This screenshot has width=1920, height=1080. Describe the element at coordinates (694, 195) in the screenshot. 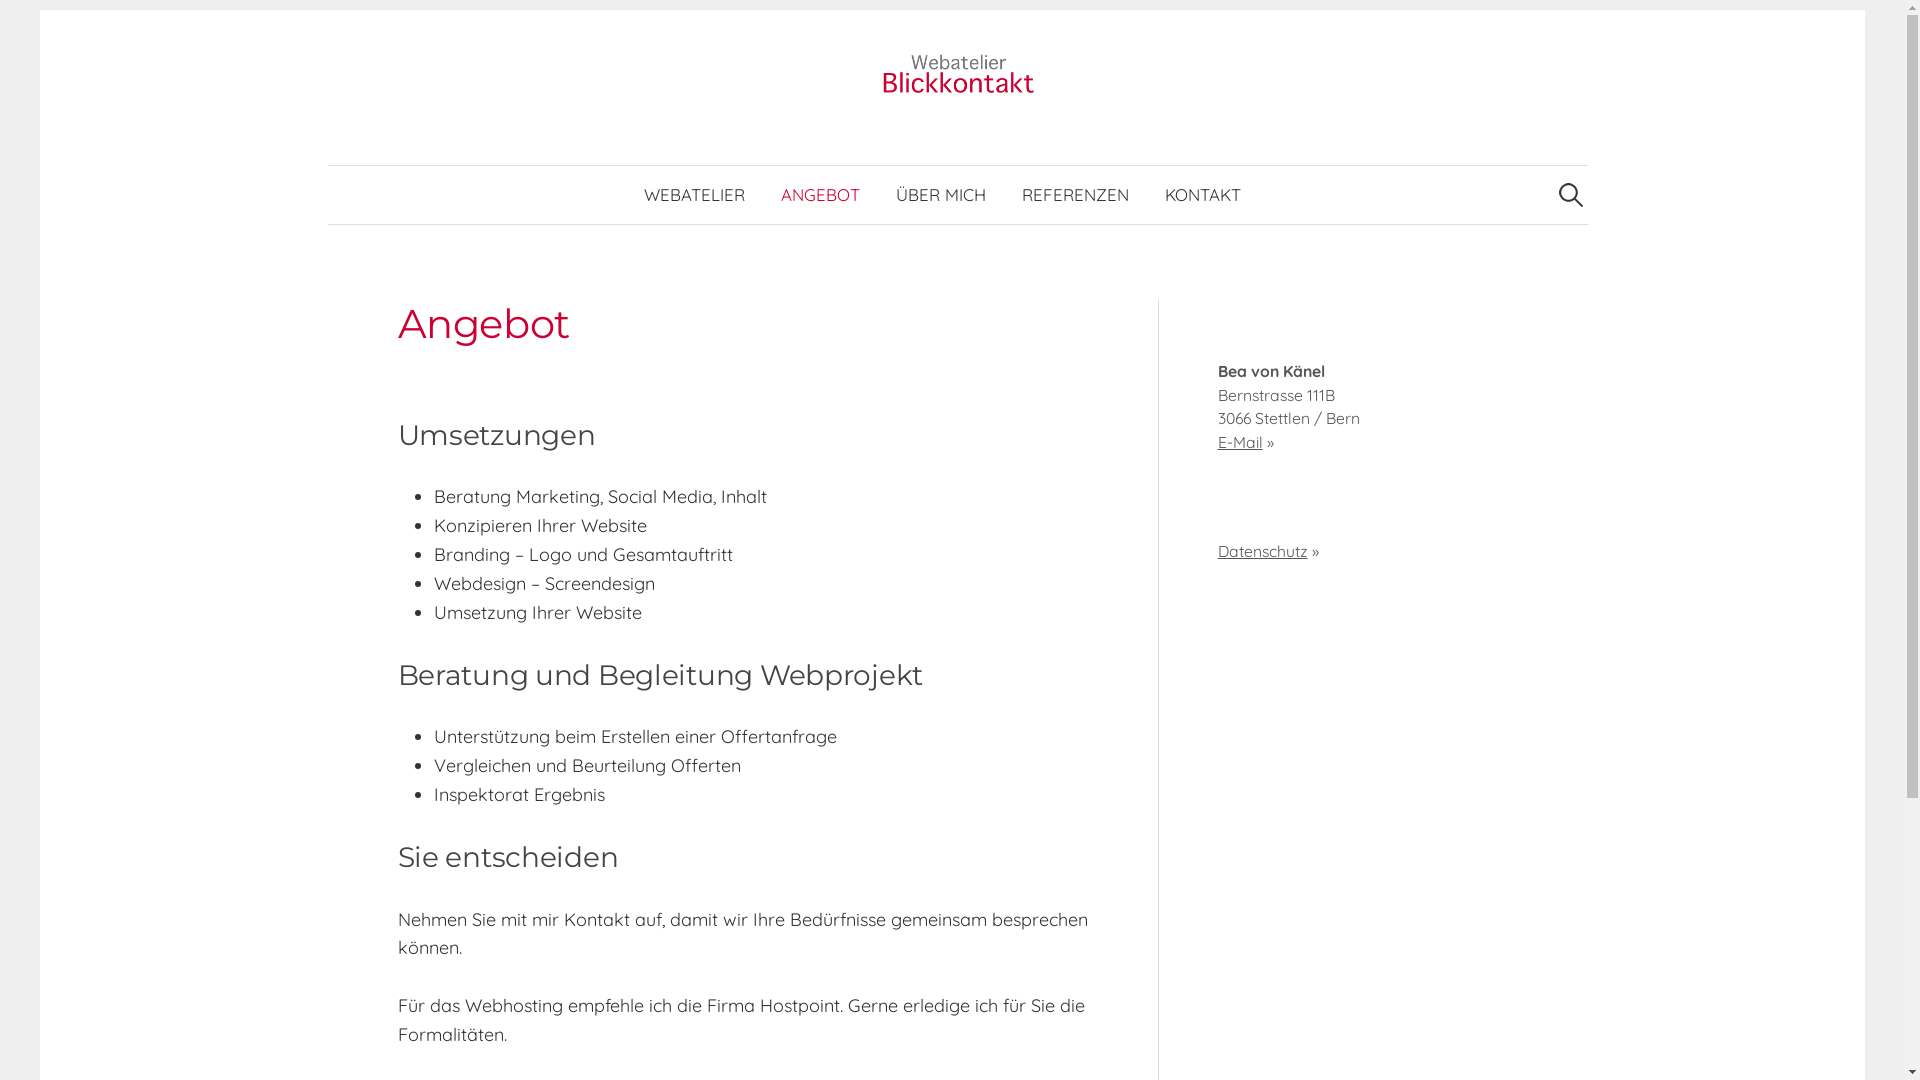

I see `'WEBATELIER'` at that location.